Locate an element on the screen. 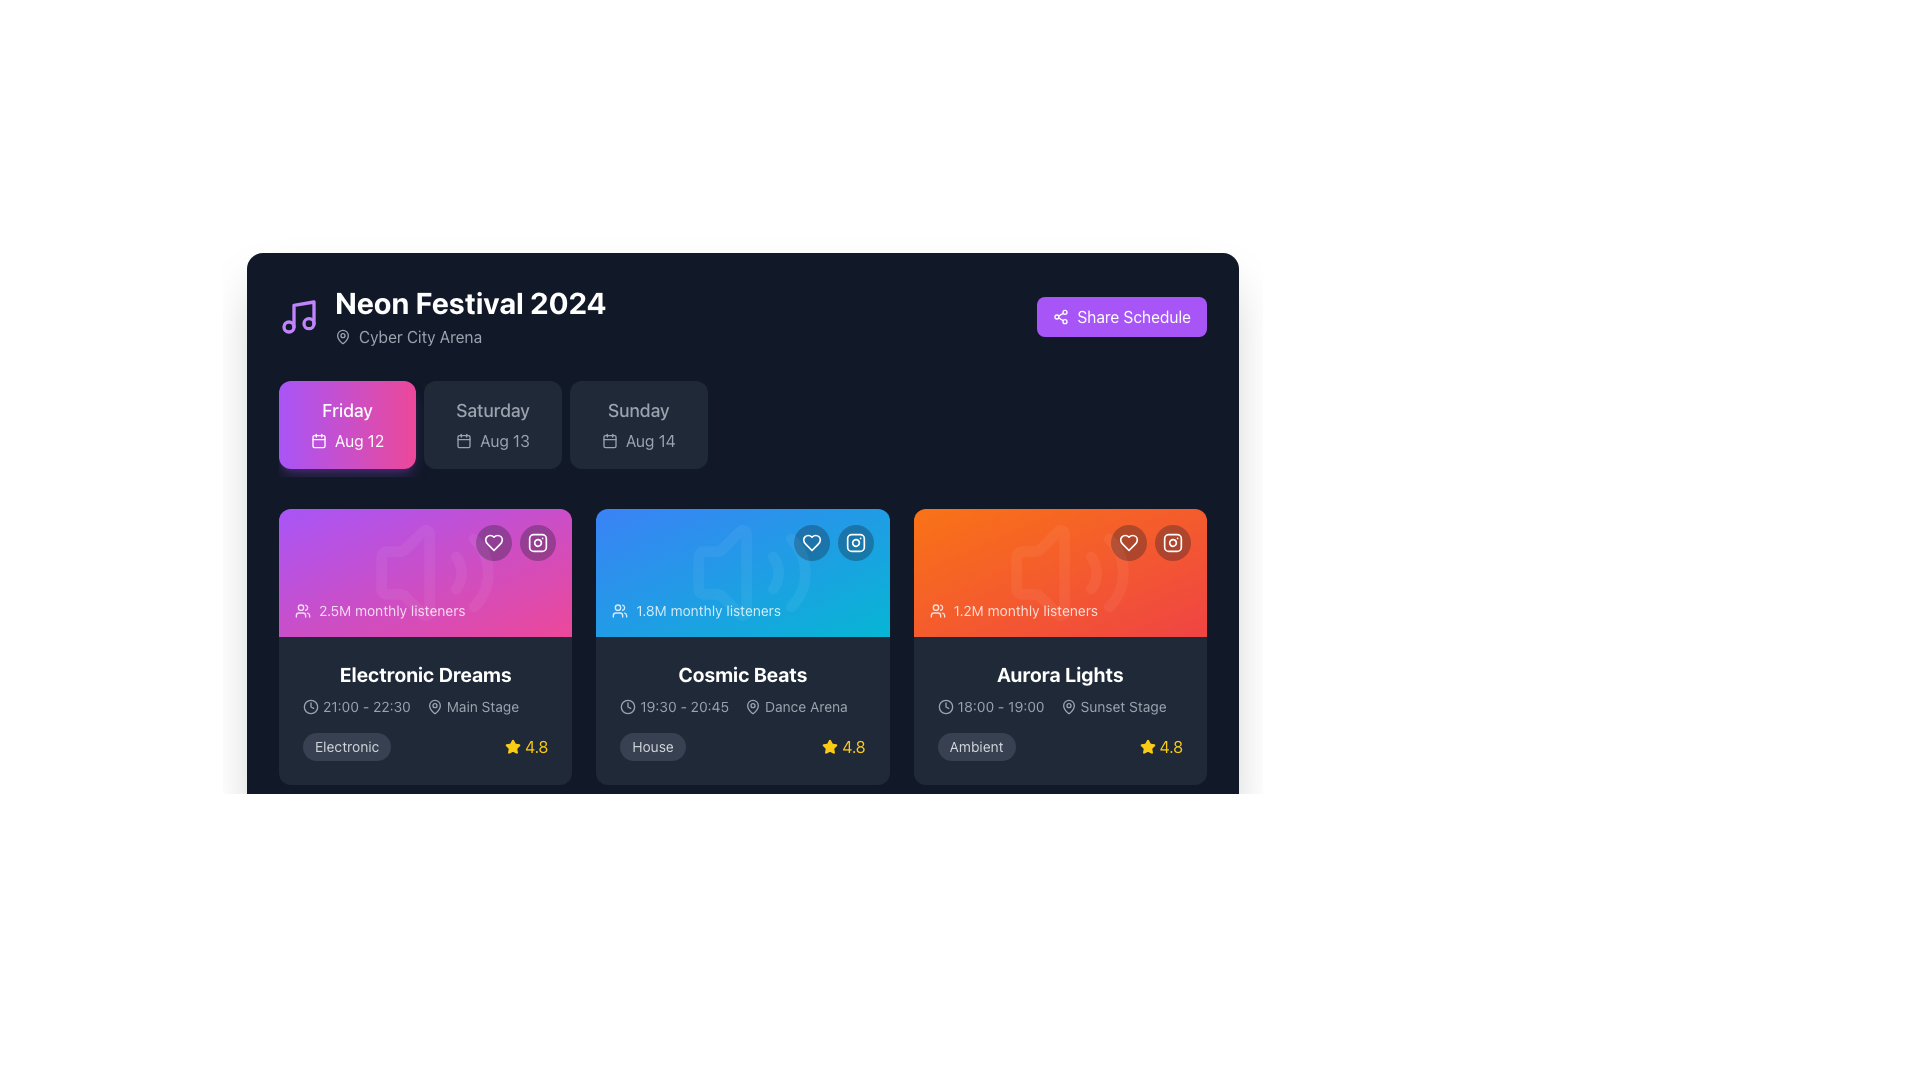 The width and height of the screenshot is (1920, 1080). the 'Sunday' text element, which serves as an indicator for the date of the event is located at coordinates (637, 439).